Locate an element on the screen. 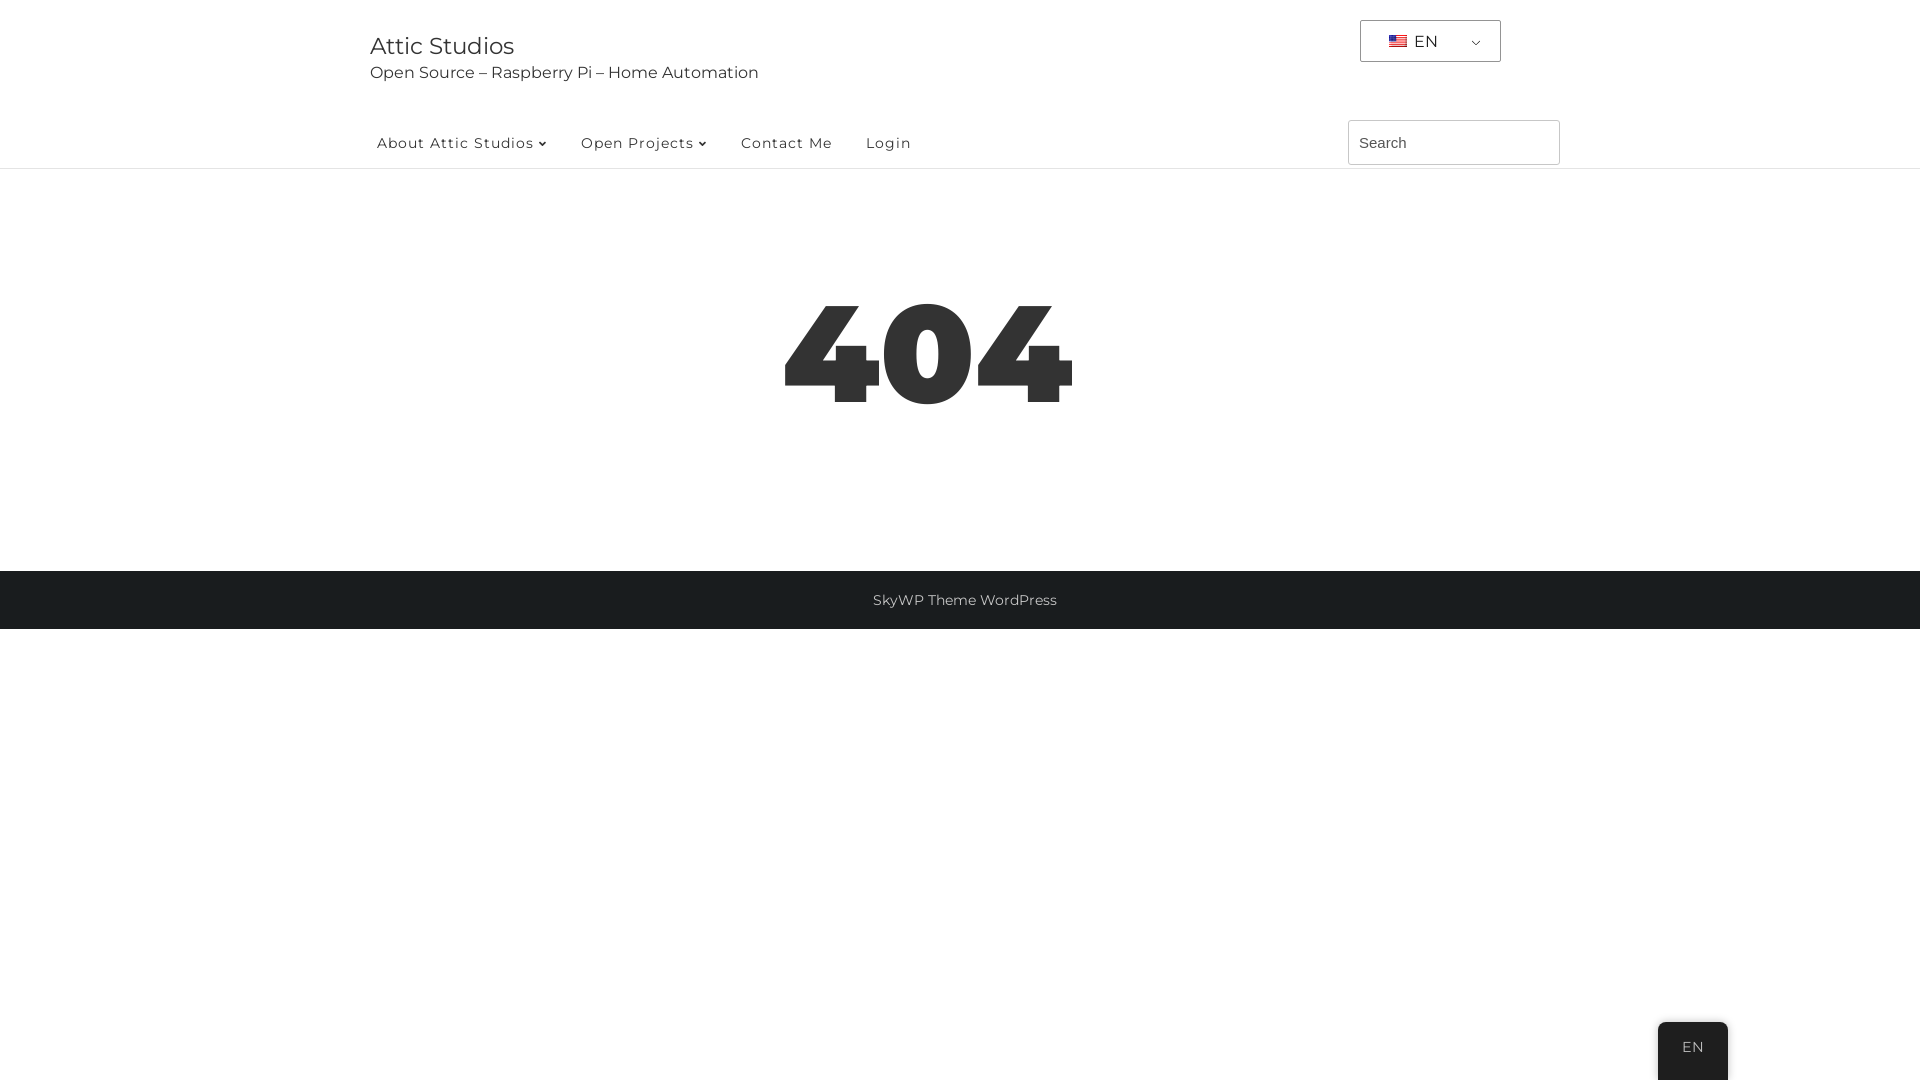 The width and height of the screenshot is (1920, 1080). 'SkyWP Theme WordPress' is located at coordinates (964, 599).